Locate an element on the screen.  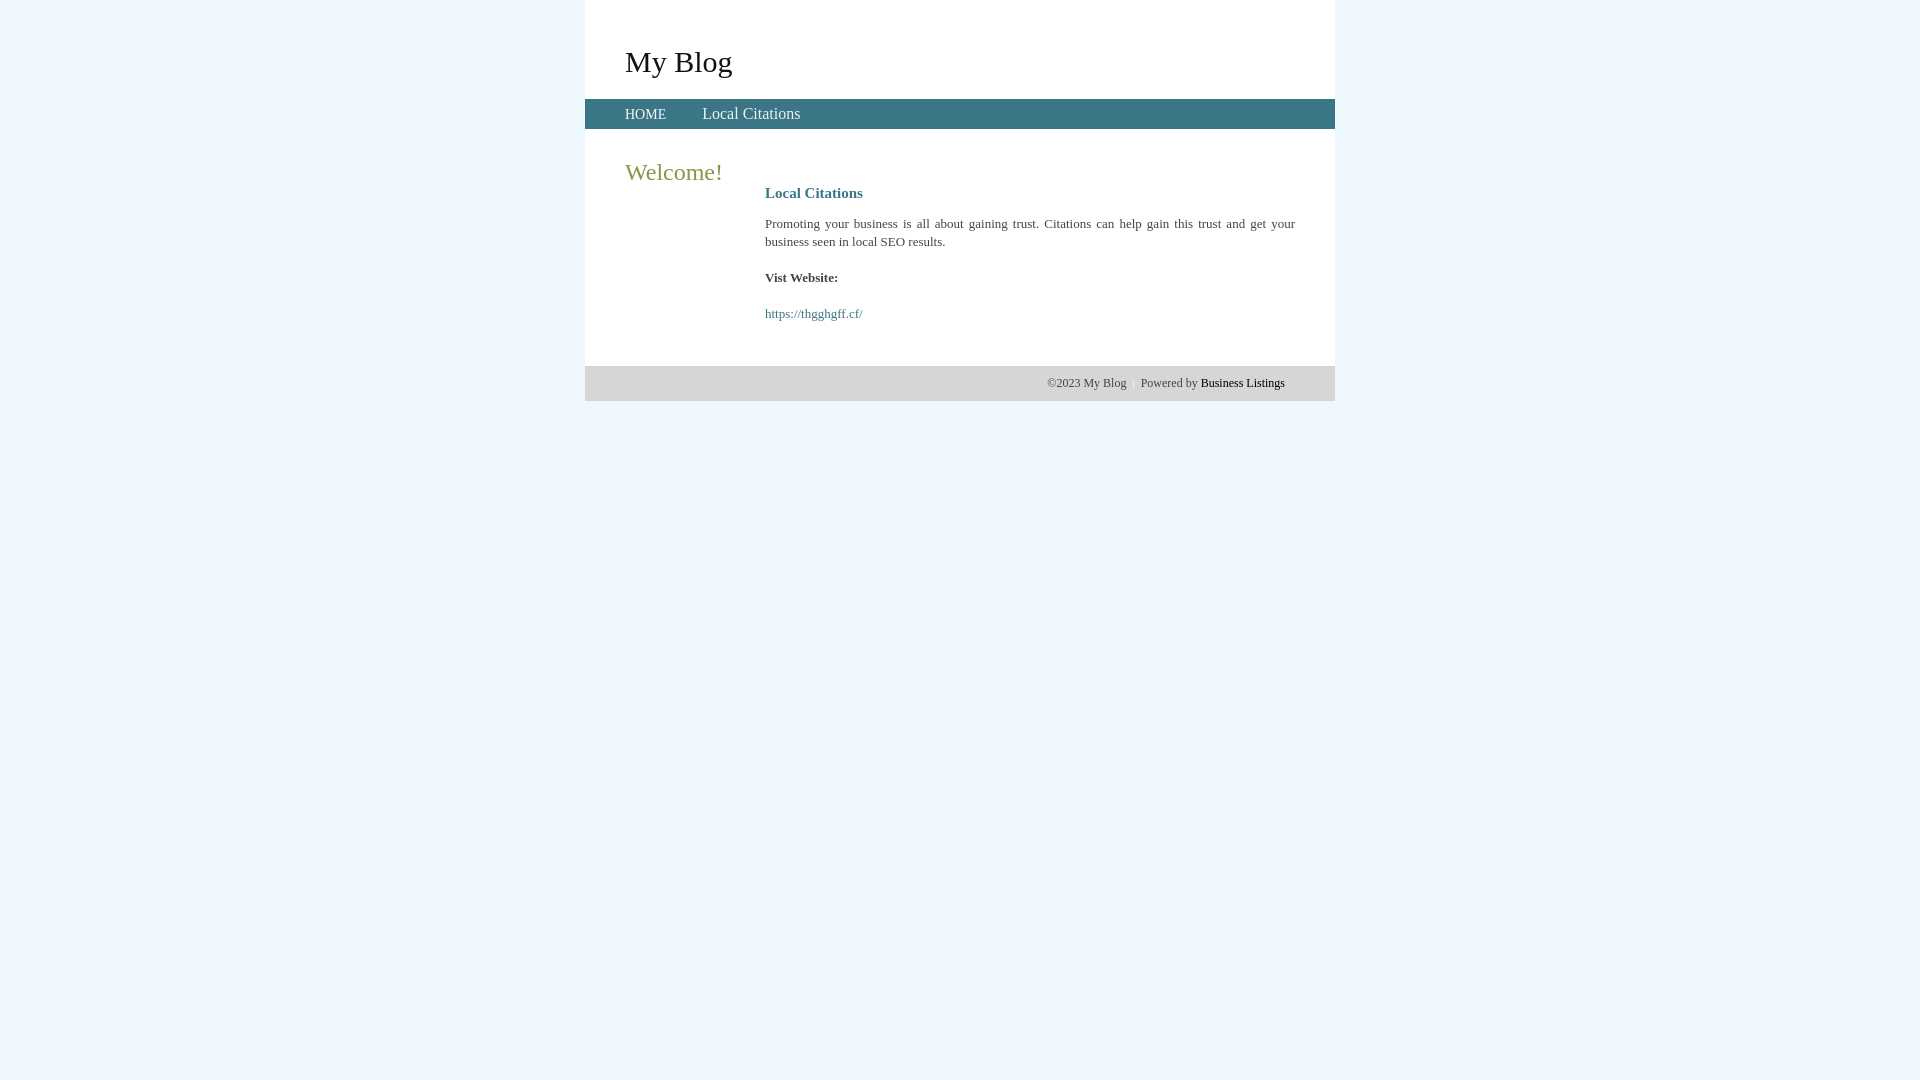
'https://thgghgff.cf/' is located at coordinates (814, 313).